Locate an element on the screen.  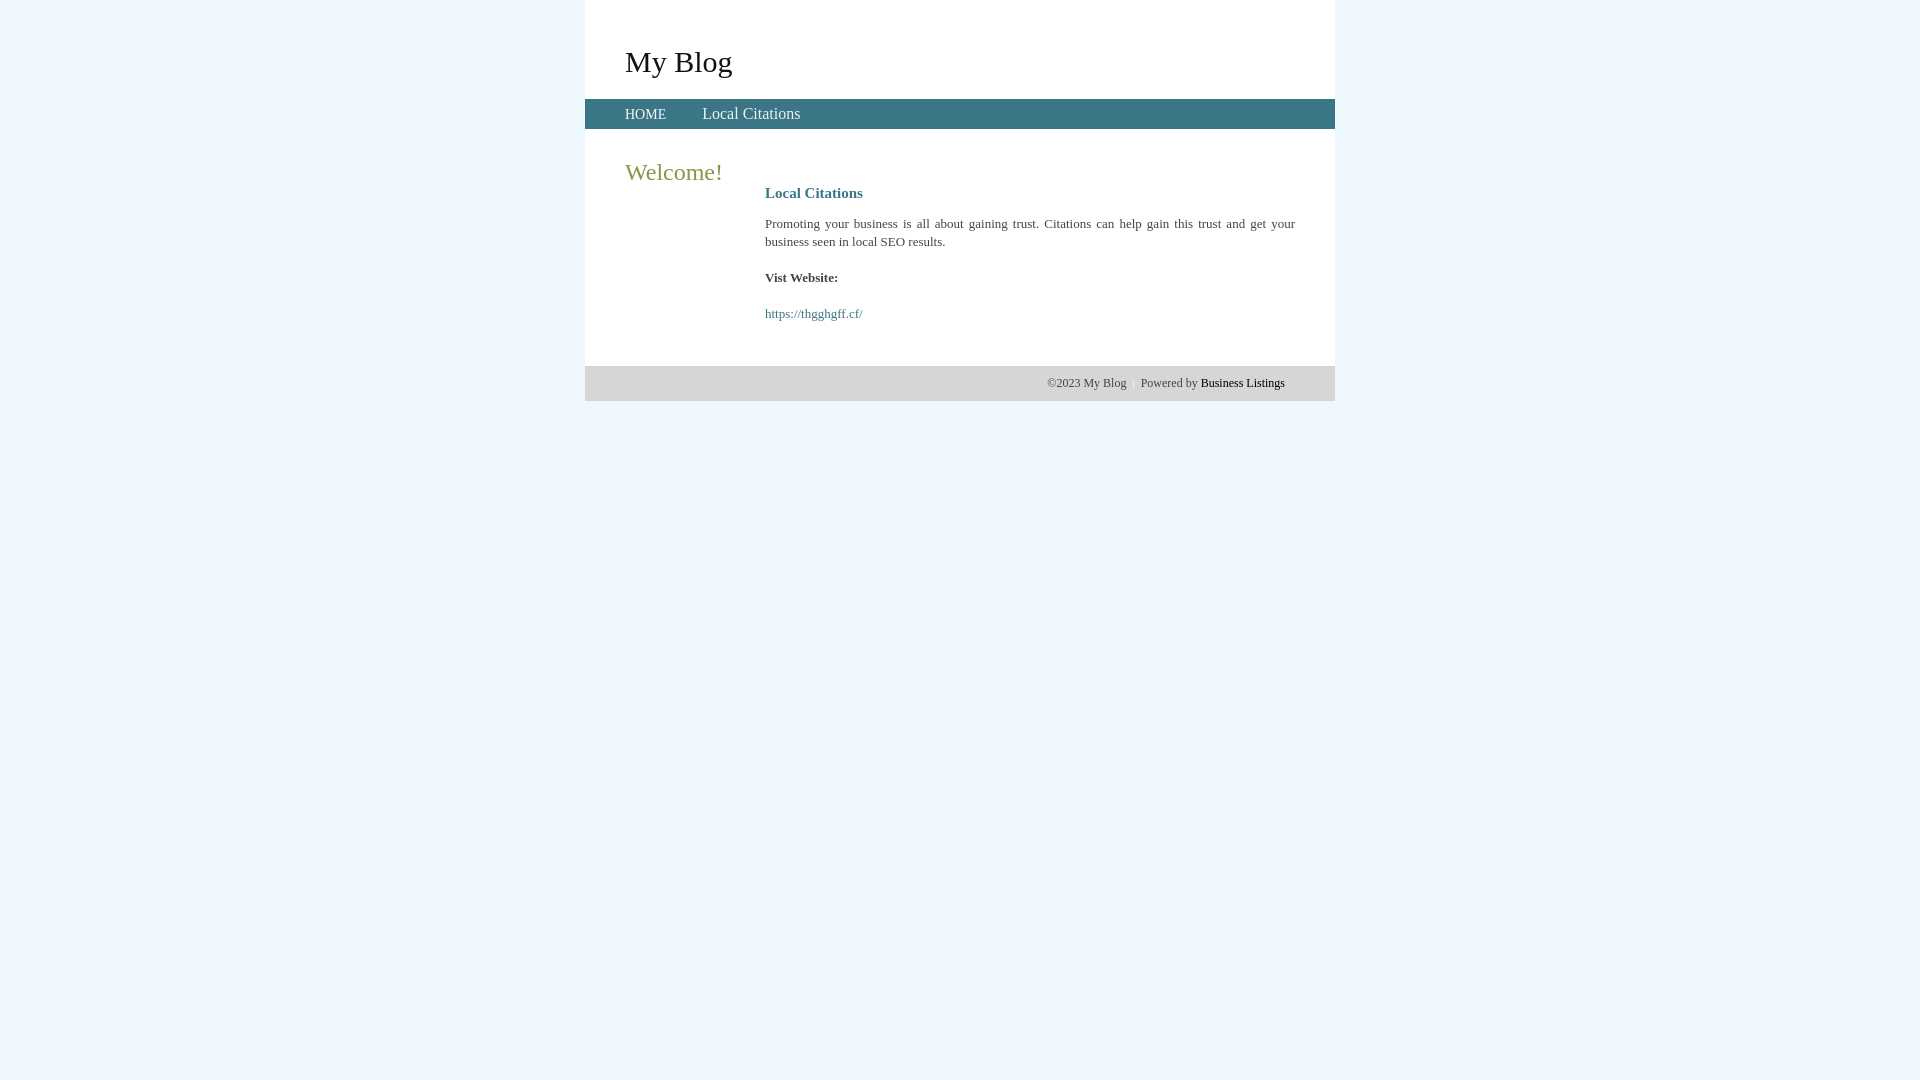
'https://thgghgff.cf/' is located at coordinates (814, 313).